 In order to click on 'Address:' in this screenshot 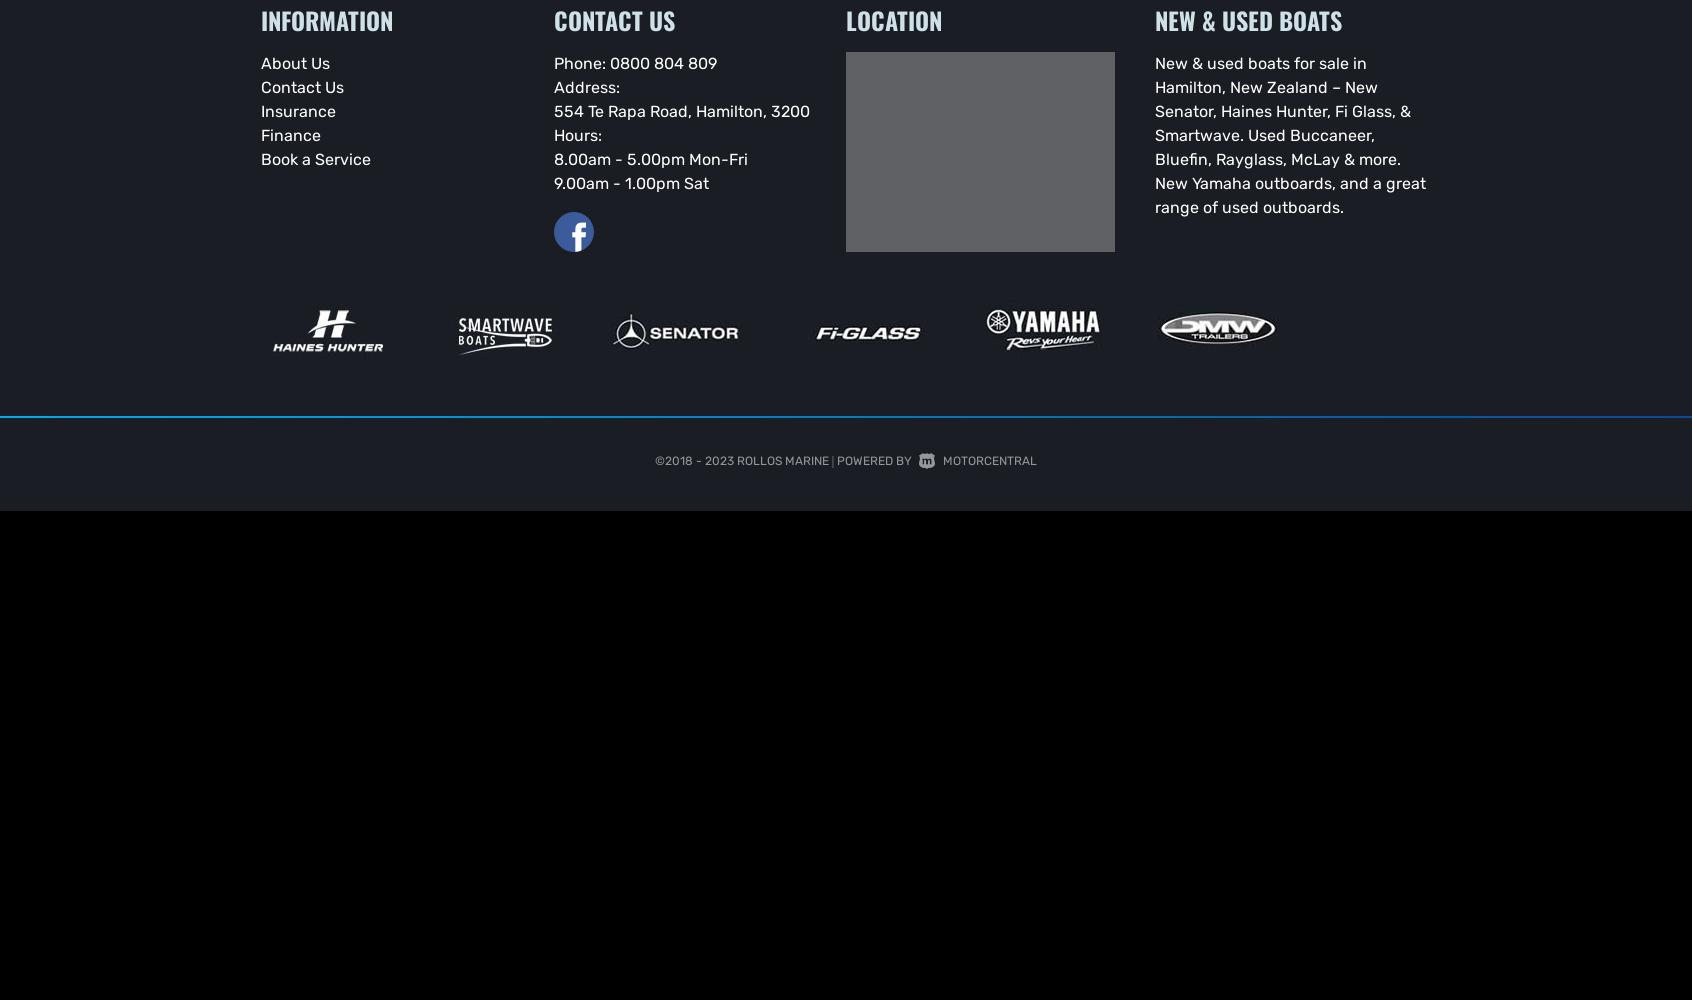, I will do `click(584, 85)`.